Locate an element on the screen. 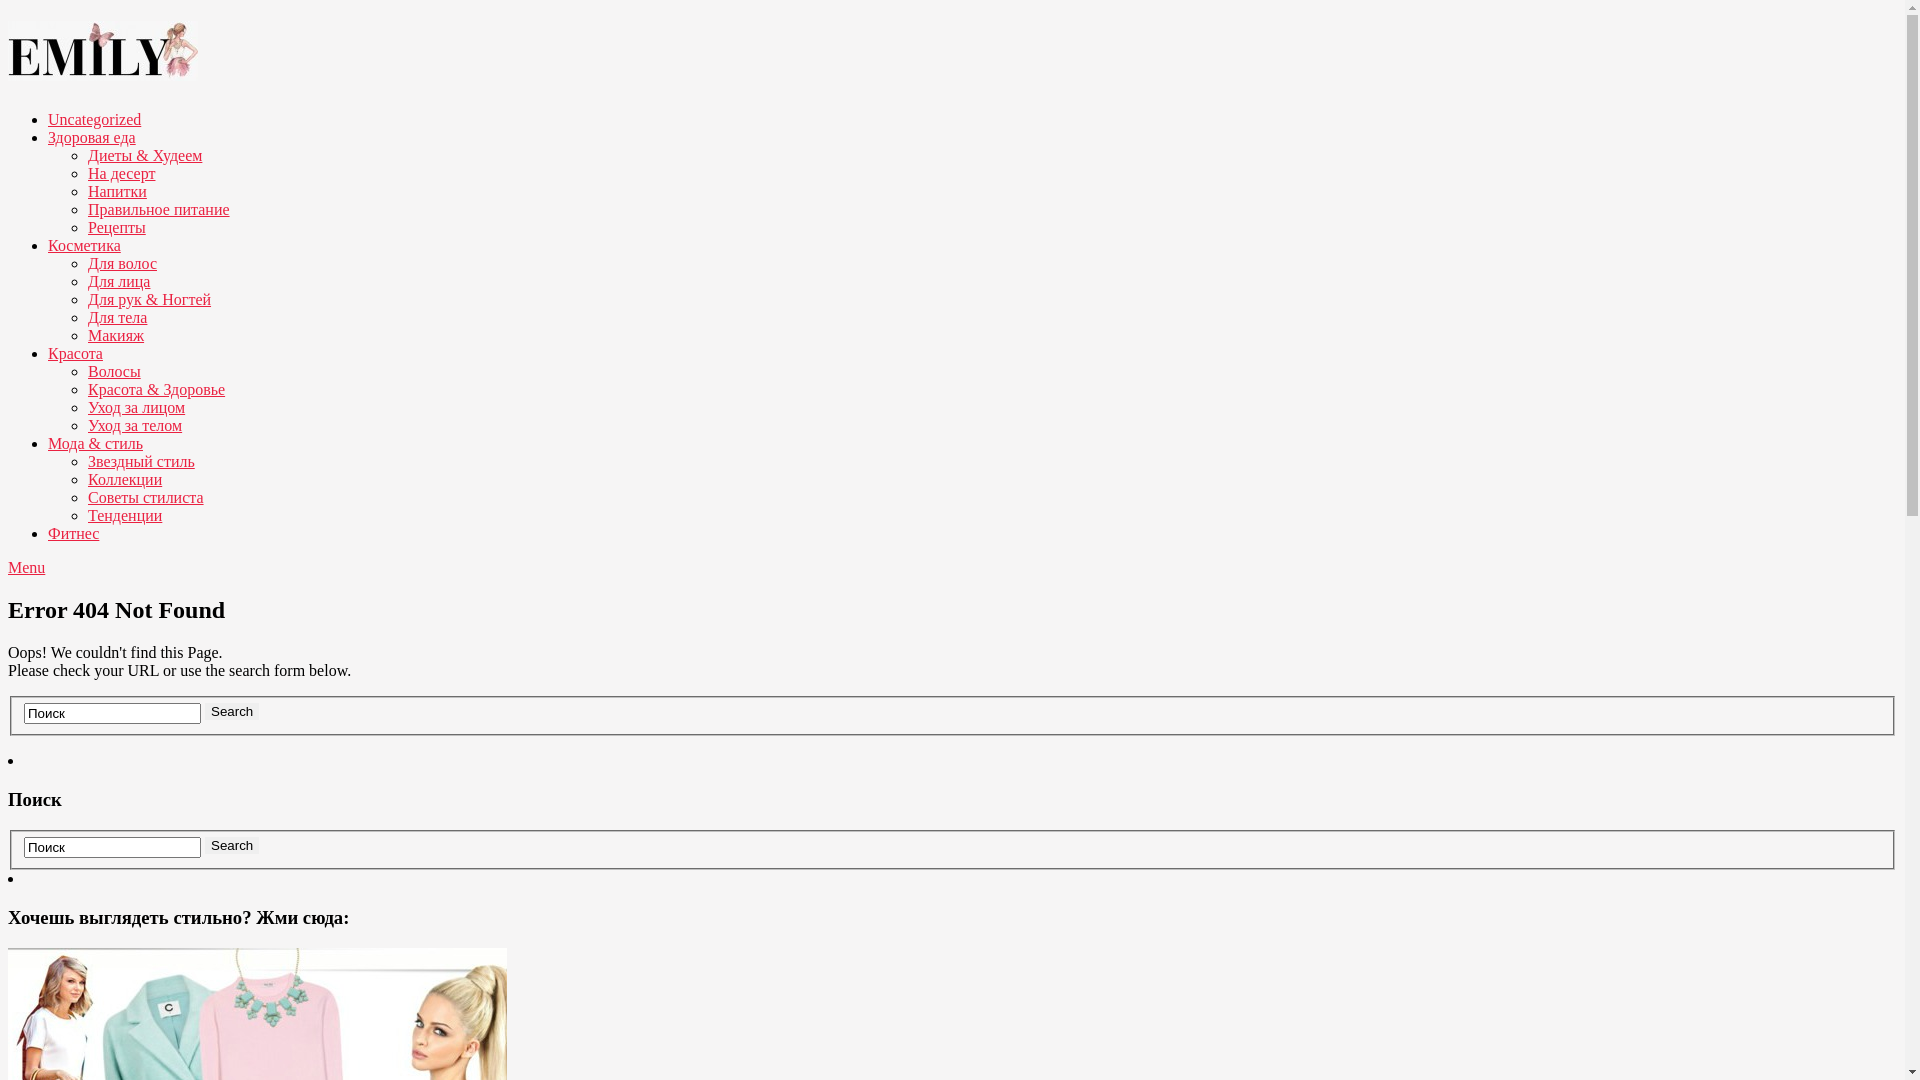 This screenshot has width=1920, height=1080. 'Search' is located at coordinates (205, 845).